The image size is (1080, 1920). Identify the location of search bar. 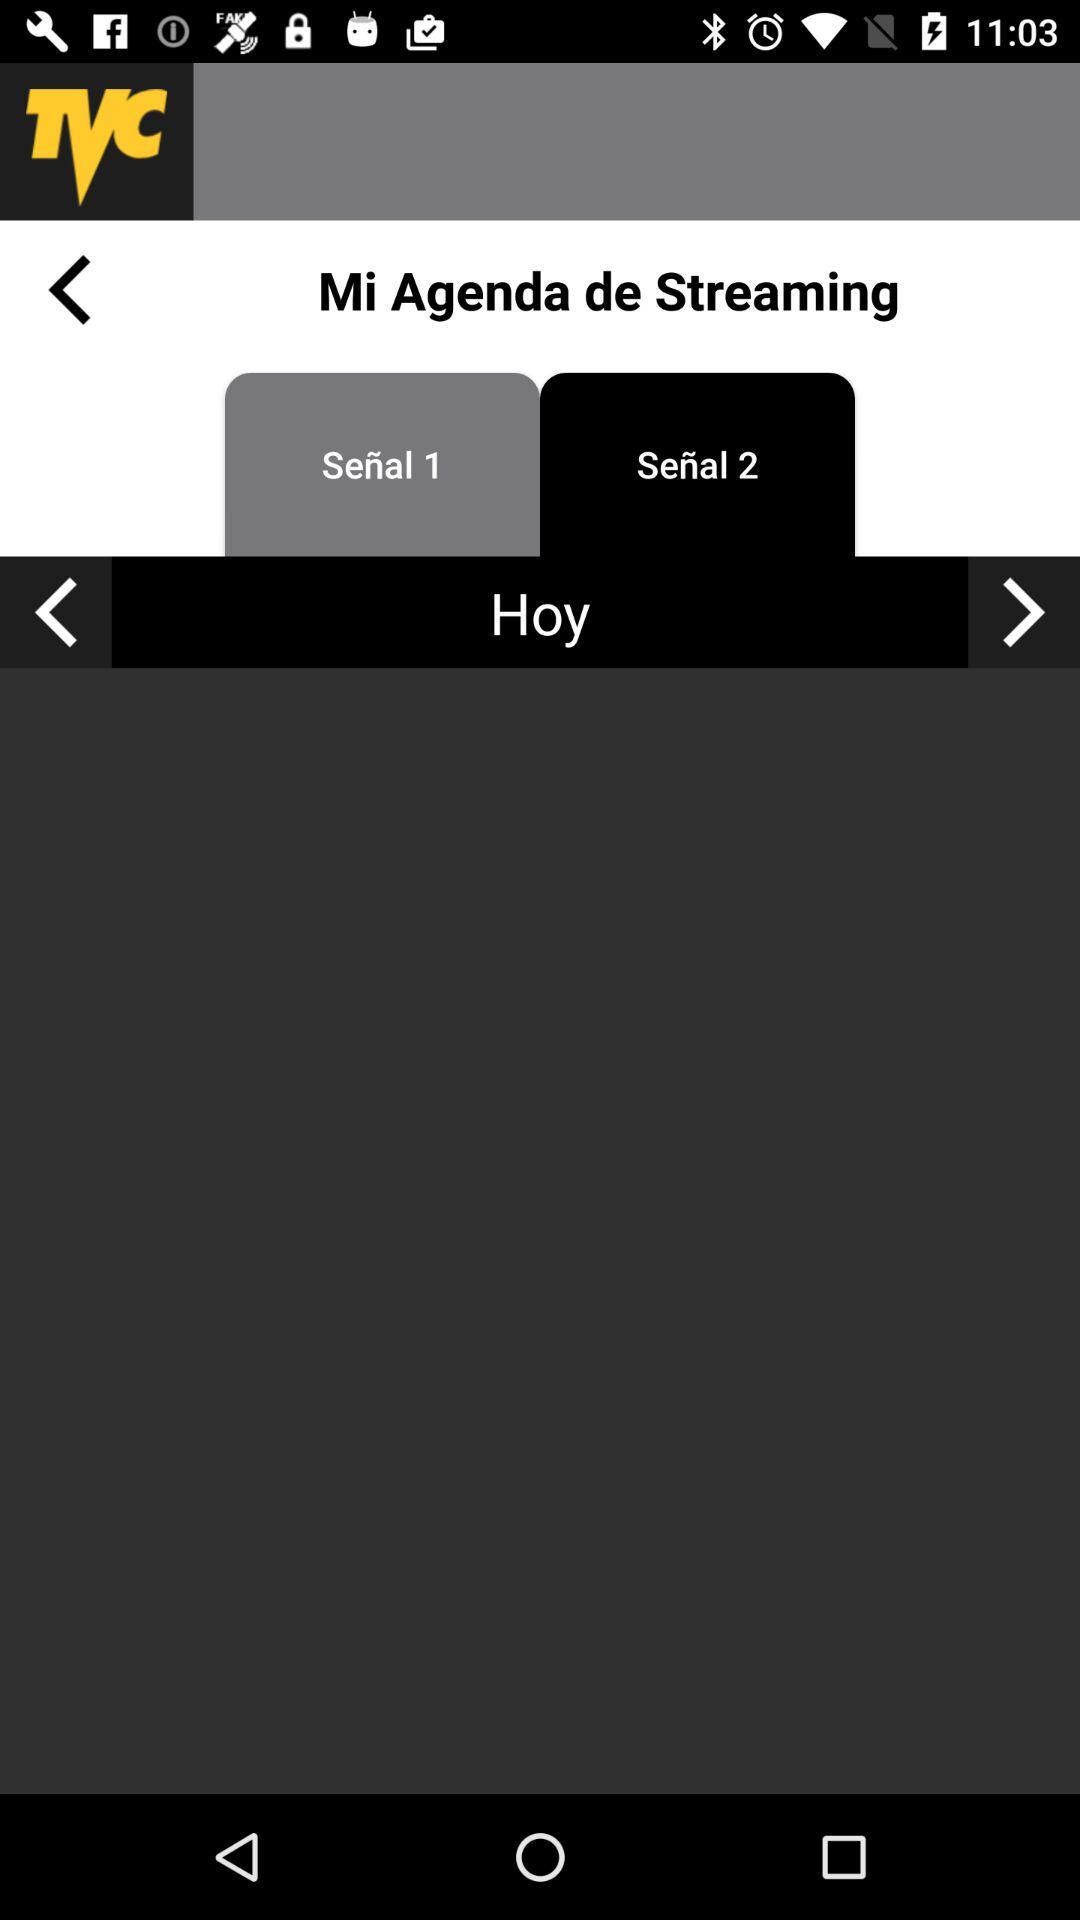
(636, 140).